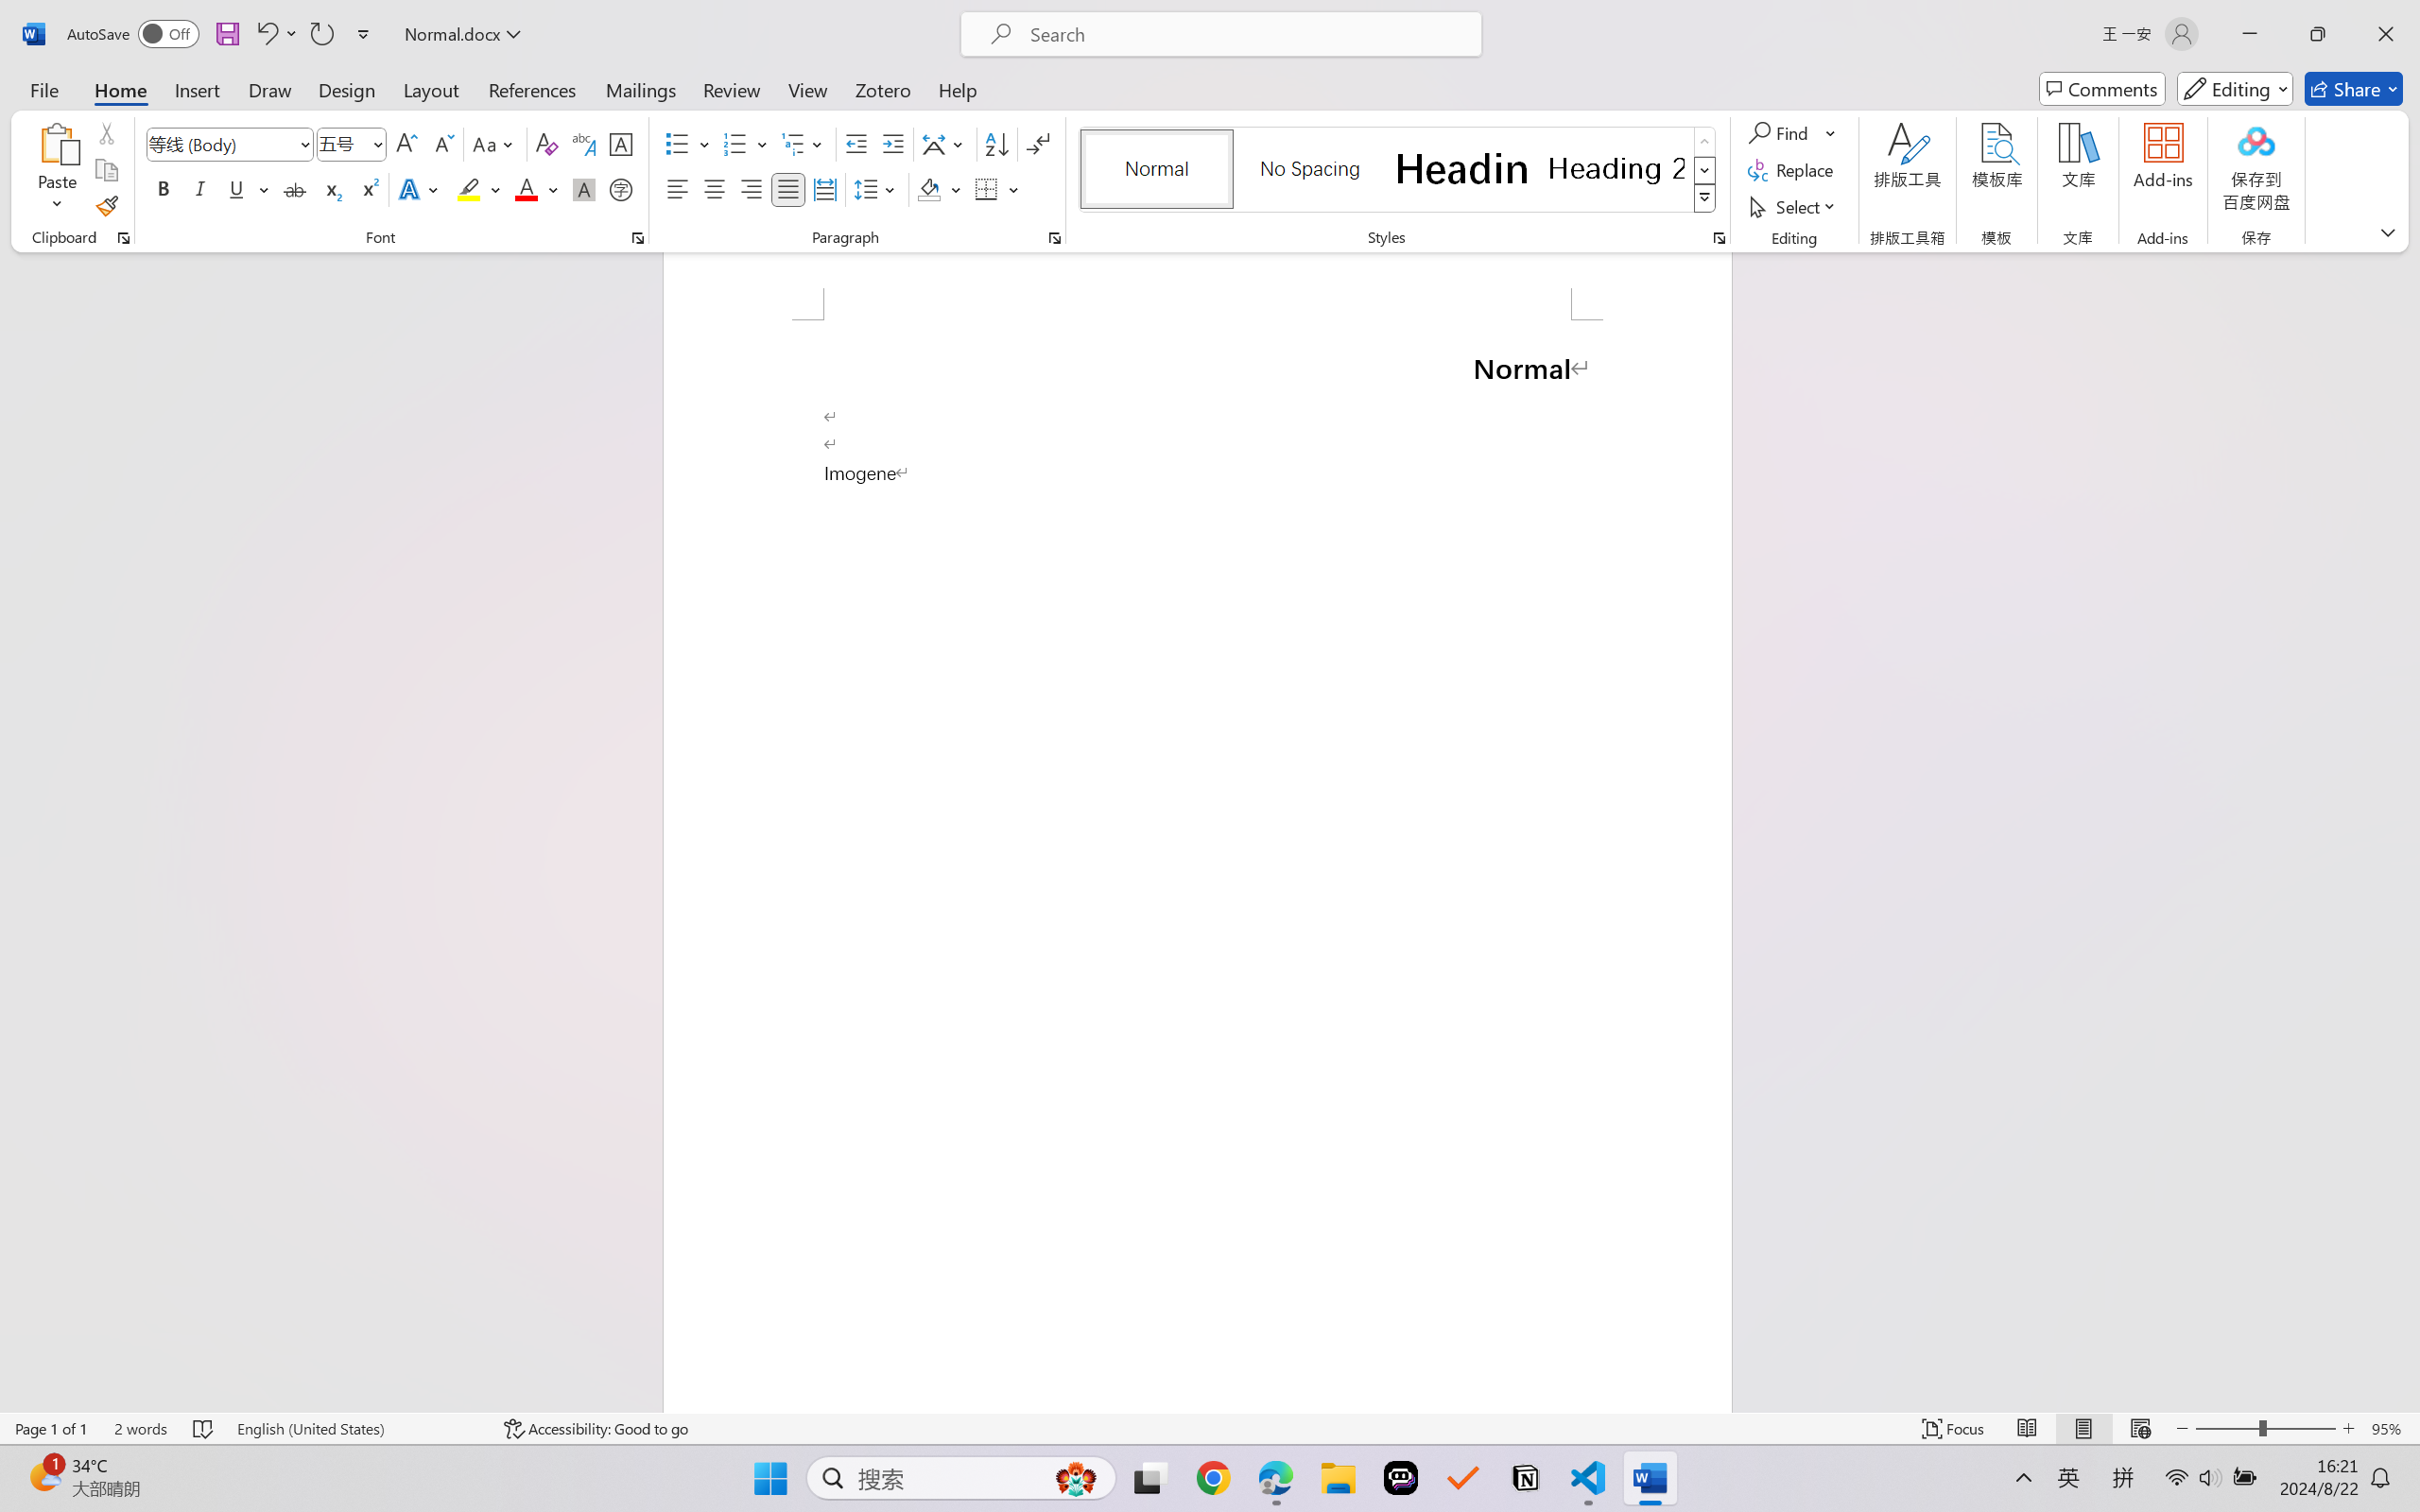 The image size is (2420, 1512). Describe the element at coordinates (274, 33) in the screenshot. I see `'Undo Style'` at that location.